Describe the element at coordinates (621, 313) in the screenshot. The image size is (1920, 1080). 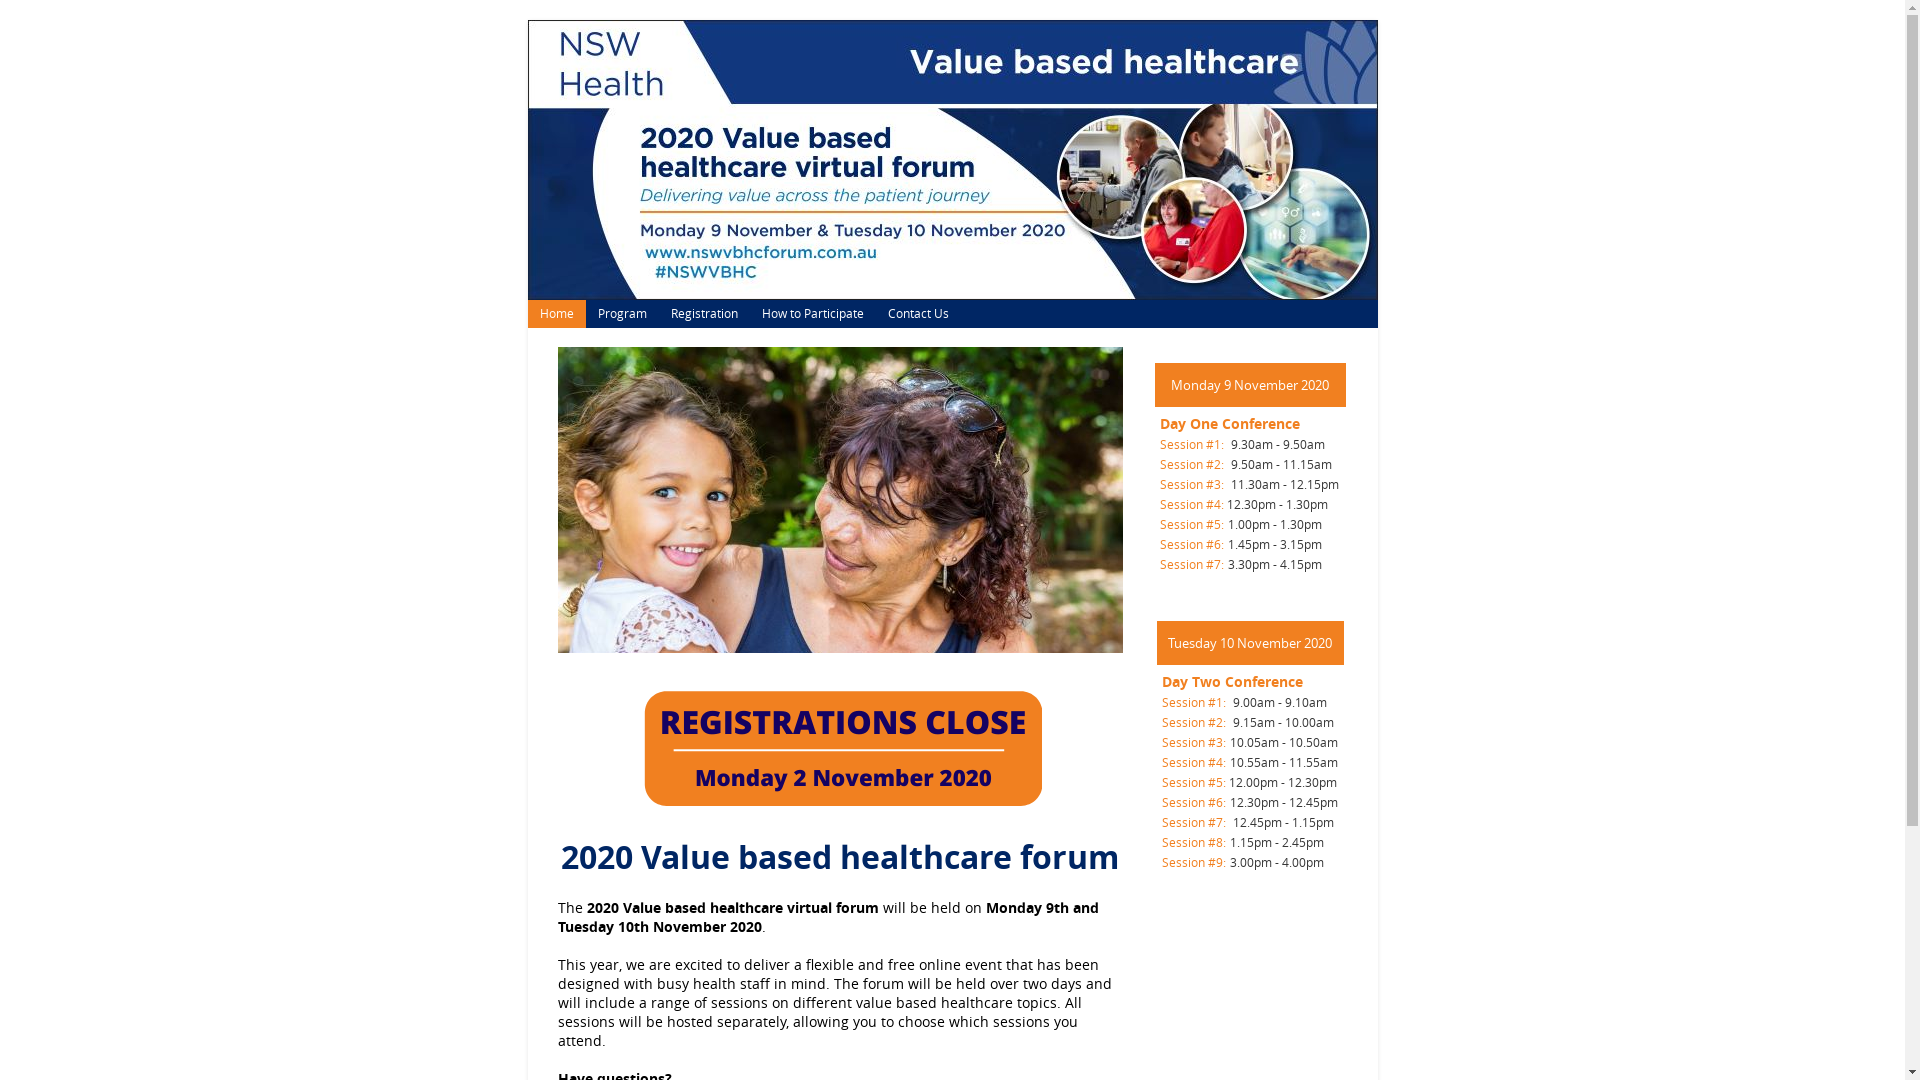
I see `'Program'` at that location.